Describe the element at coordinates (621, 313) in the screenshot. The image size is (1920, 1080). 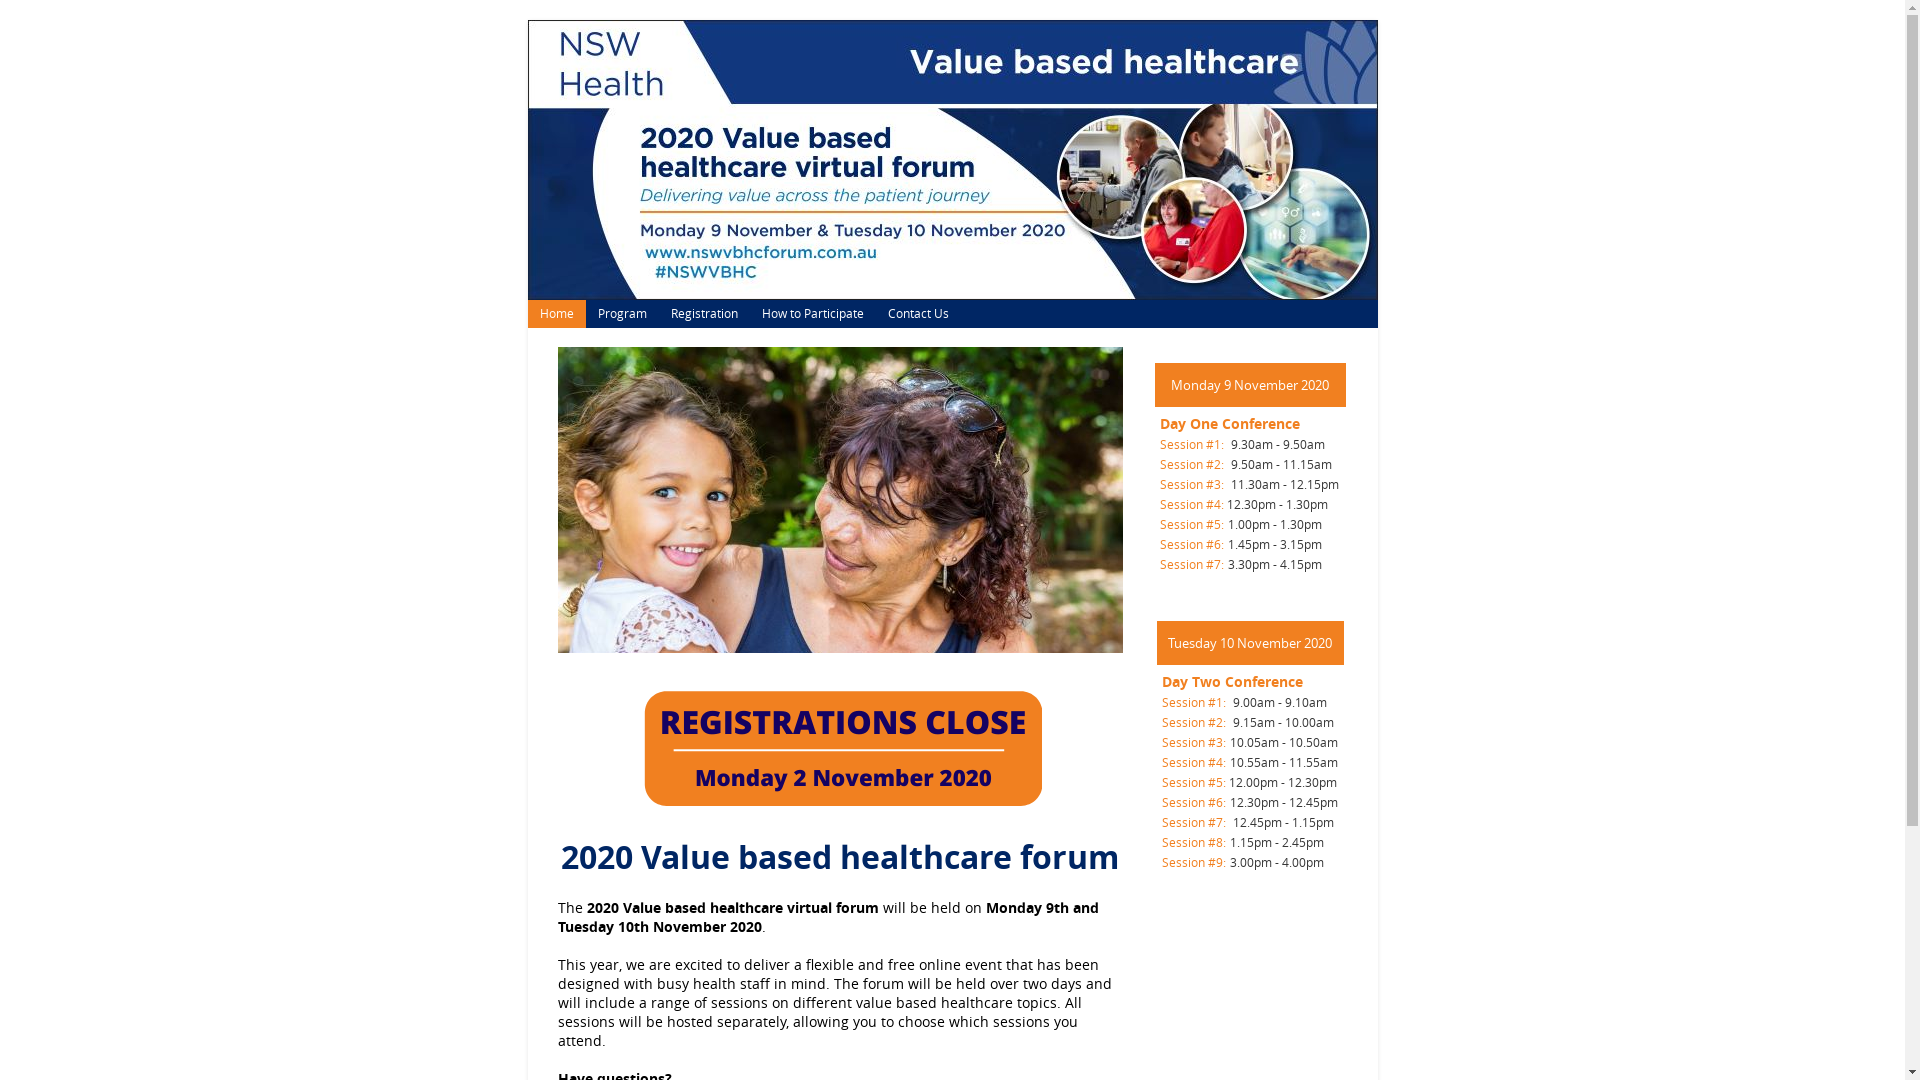
I see `'Program'` at that location.